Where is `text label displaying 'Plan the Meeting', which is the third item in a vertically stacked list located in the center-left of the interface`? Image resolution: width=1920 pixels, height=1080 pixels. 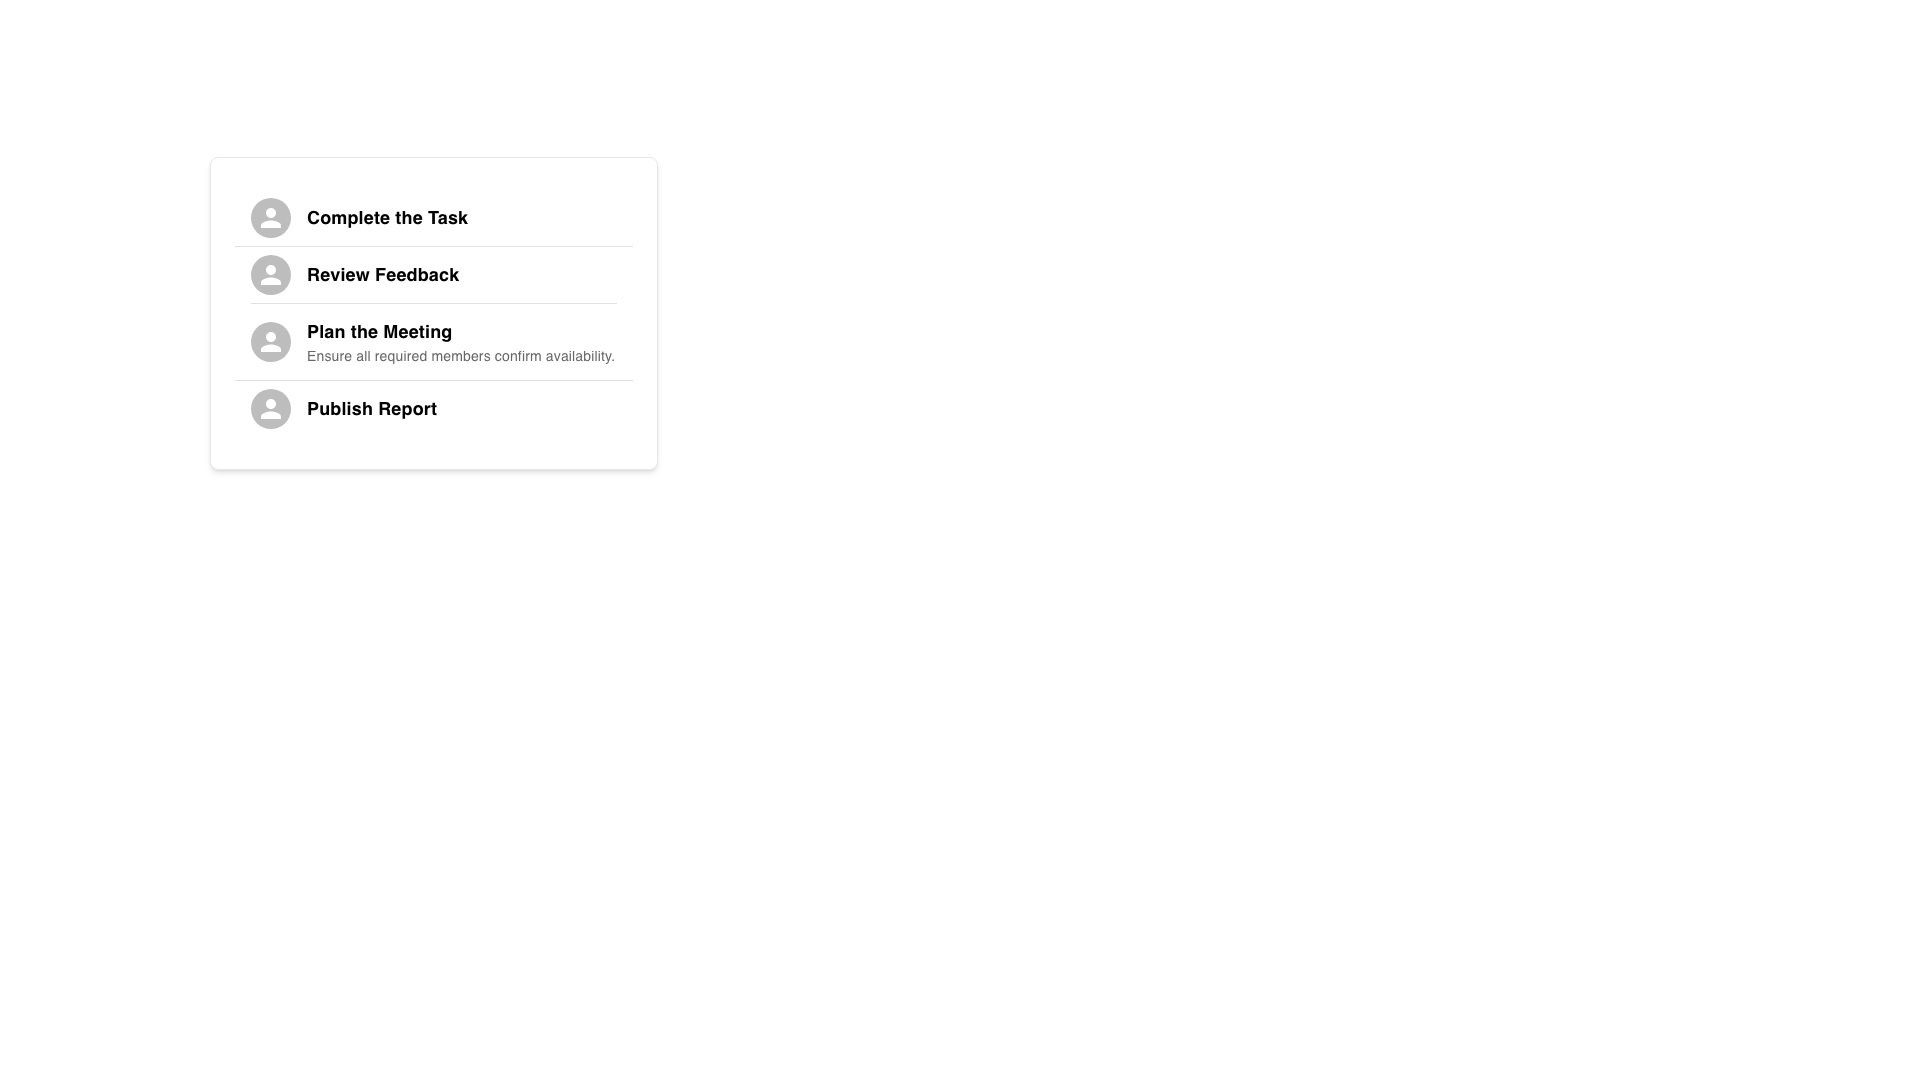 text label displaying 'Plan the Meeting', which is the third item in a vertically stacked list located in the center-left of the interface is located at coordinates (379, 330).